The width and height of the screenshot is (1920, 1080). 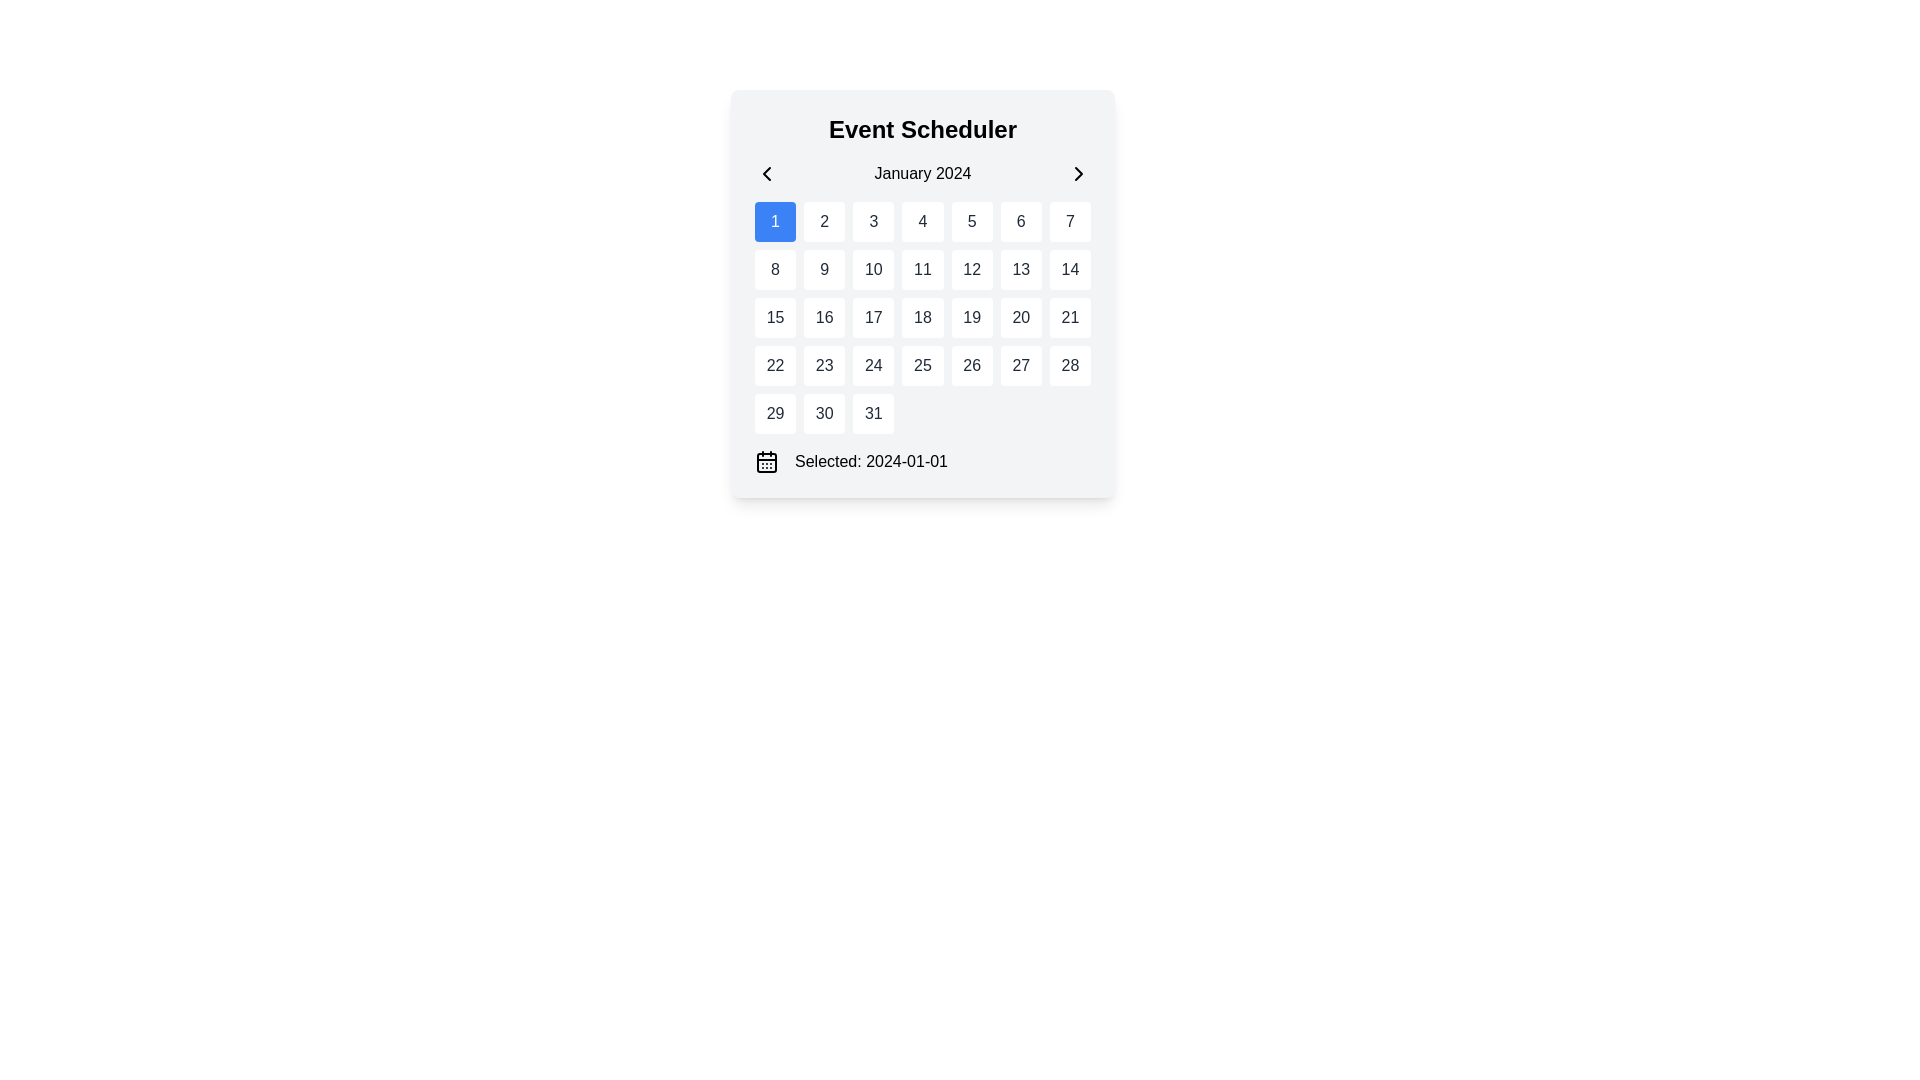 What do you see at coordinates (873, 270) in the screenshot?
I see `the square button with rounded corners displaying the text '10' in the calendar grid` at bounding box center [873, 270].